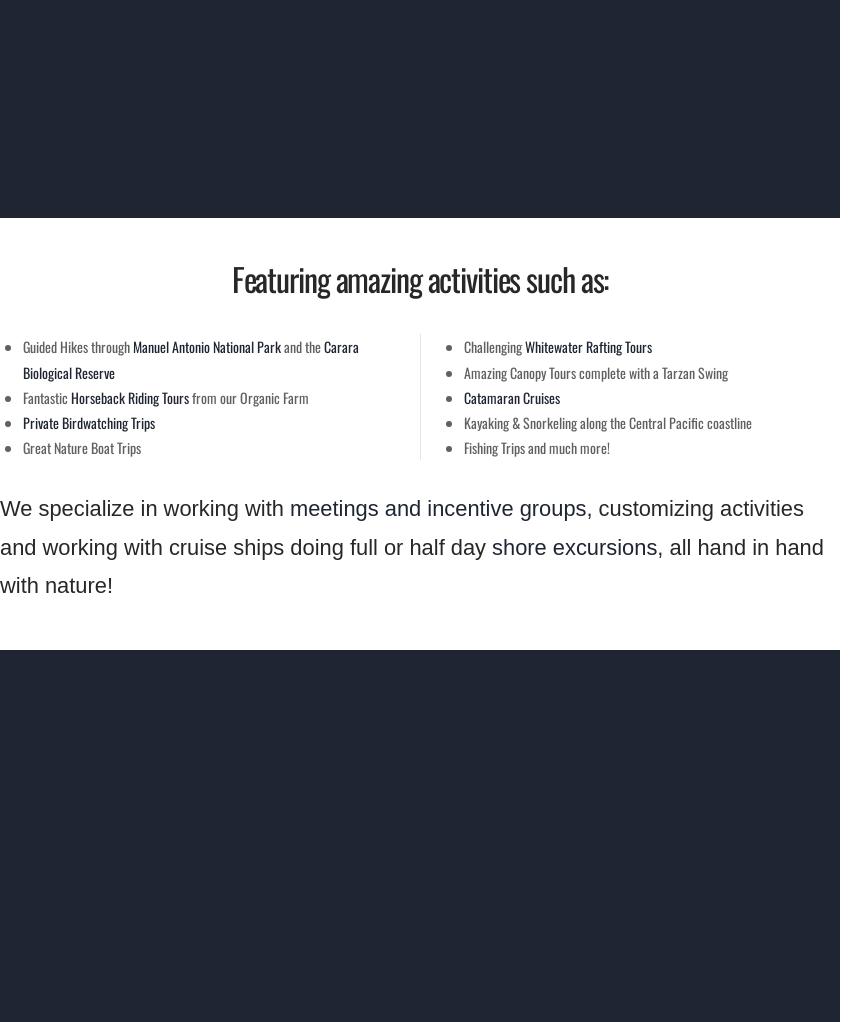 The width and height of the screenshot is (868, 1022). Describe the element at coordinates (464, 370) in the screenshot. I see `'Amazing Canopy Tours complete with a Tarzan Swing'` at that location.